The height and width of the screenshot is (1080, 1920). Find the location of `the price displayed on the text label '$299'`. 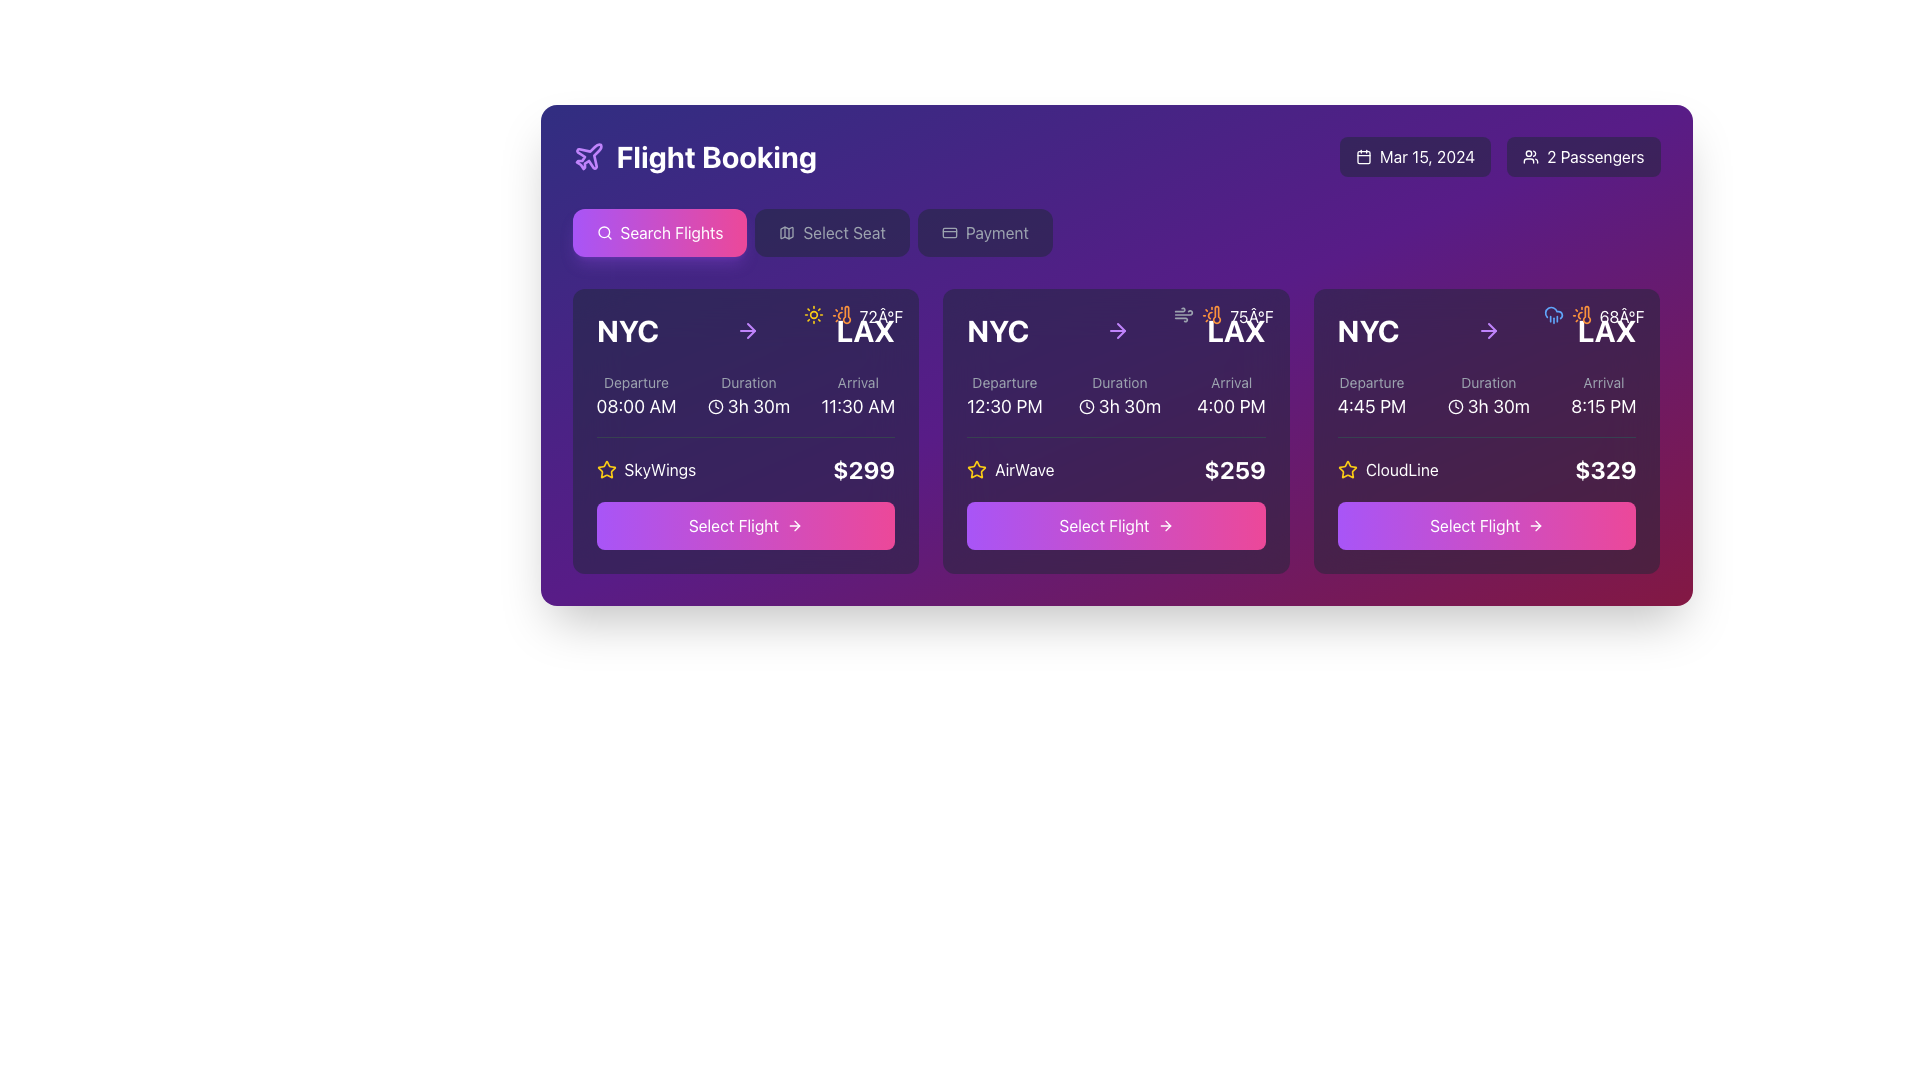

the price displayed on the text label '$299' is located at coordinates (864, 470).